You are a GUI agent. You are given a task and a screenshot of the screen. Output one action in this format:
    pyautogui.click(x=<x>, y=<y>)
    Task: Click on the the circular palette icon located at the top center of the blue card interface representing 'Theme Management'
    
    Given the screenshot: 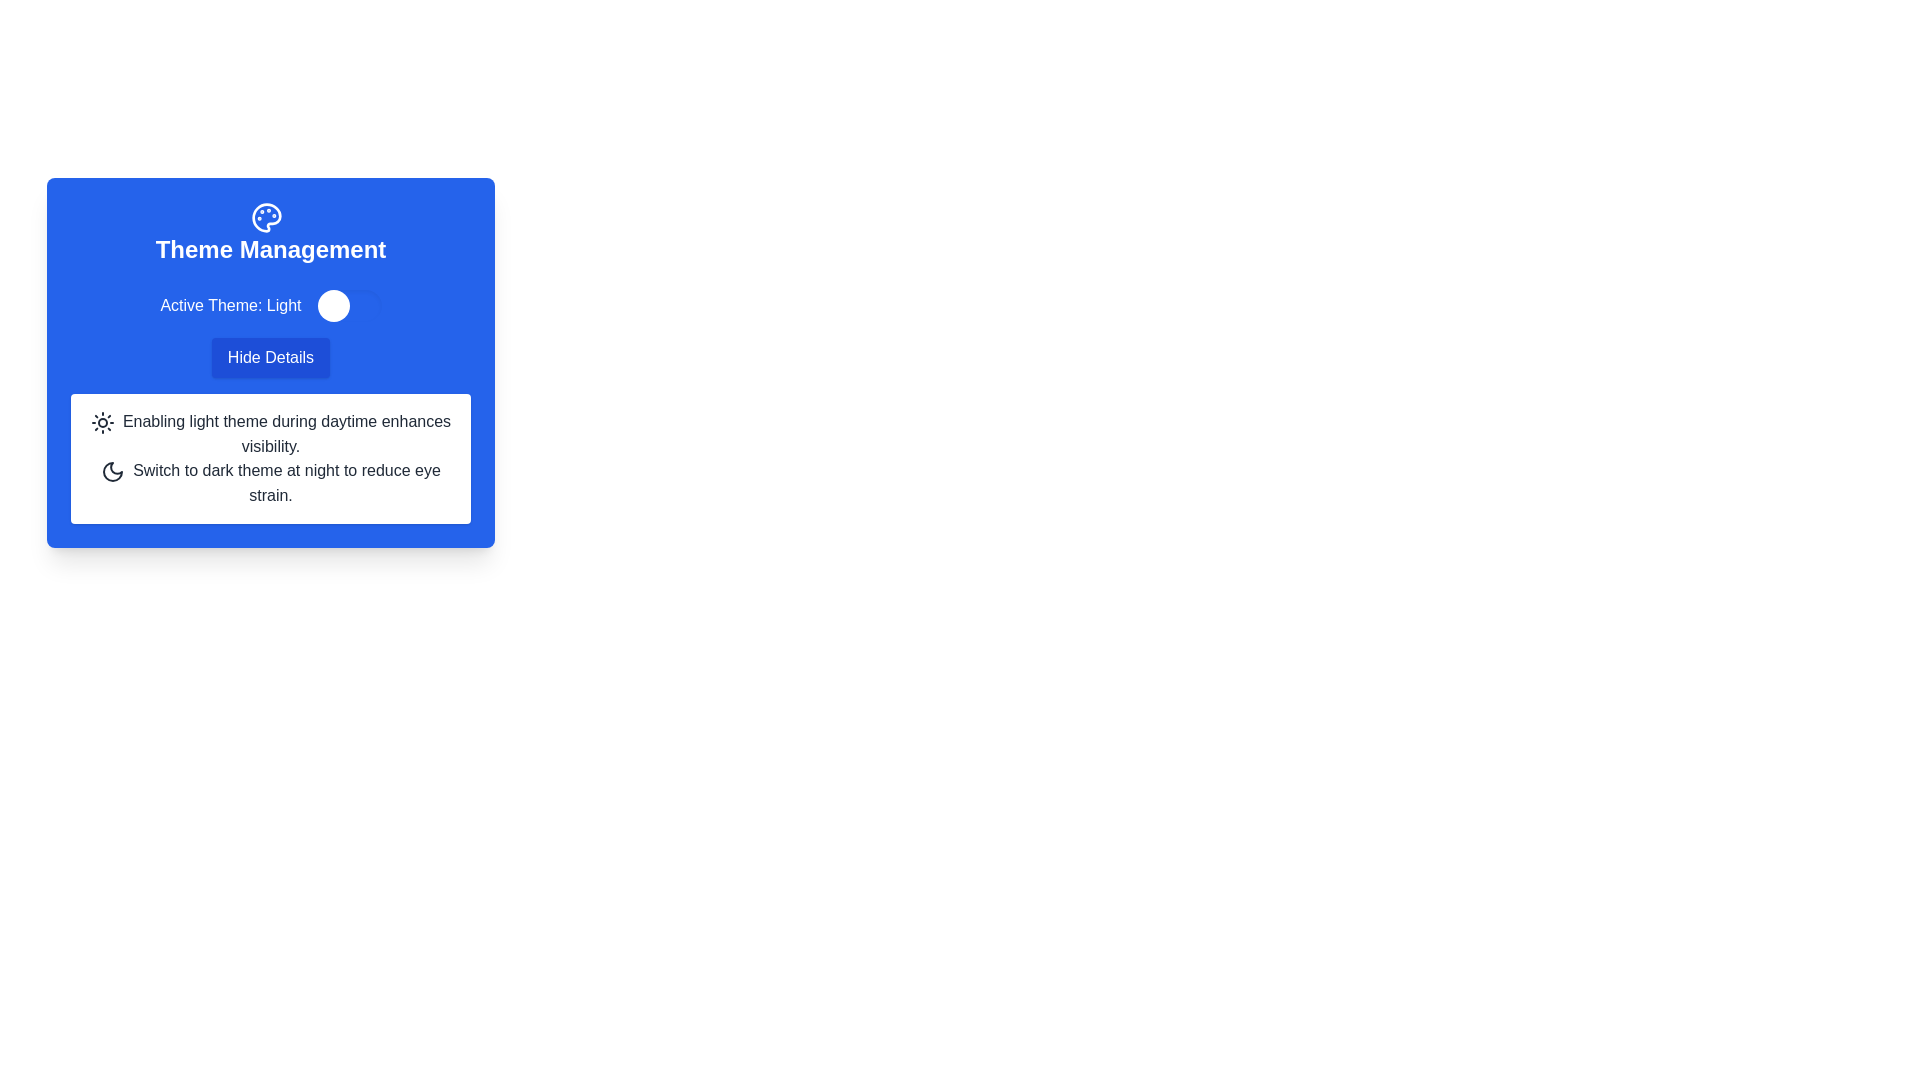 What is the action you would take?
    pyautogui.click(x=266, y=218)
    